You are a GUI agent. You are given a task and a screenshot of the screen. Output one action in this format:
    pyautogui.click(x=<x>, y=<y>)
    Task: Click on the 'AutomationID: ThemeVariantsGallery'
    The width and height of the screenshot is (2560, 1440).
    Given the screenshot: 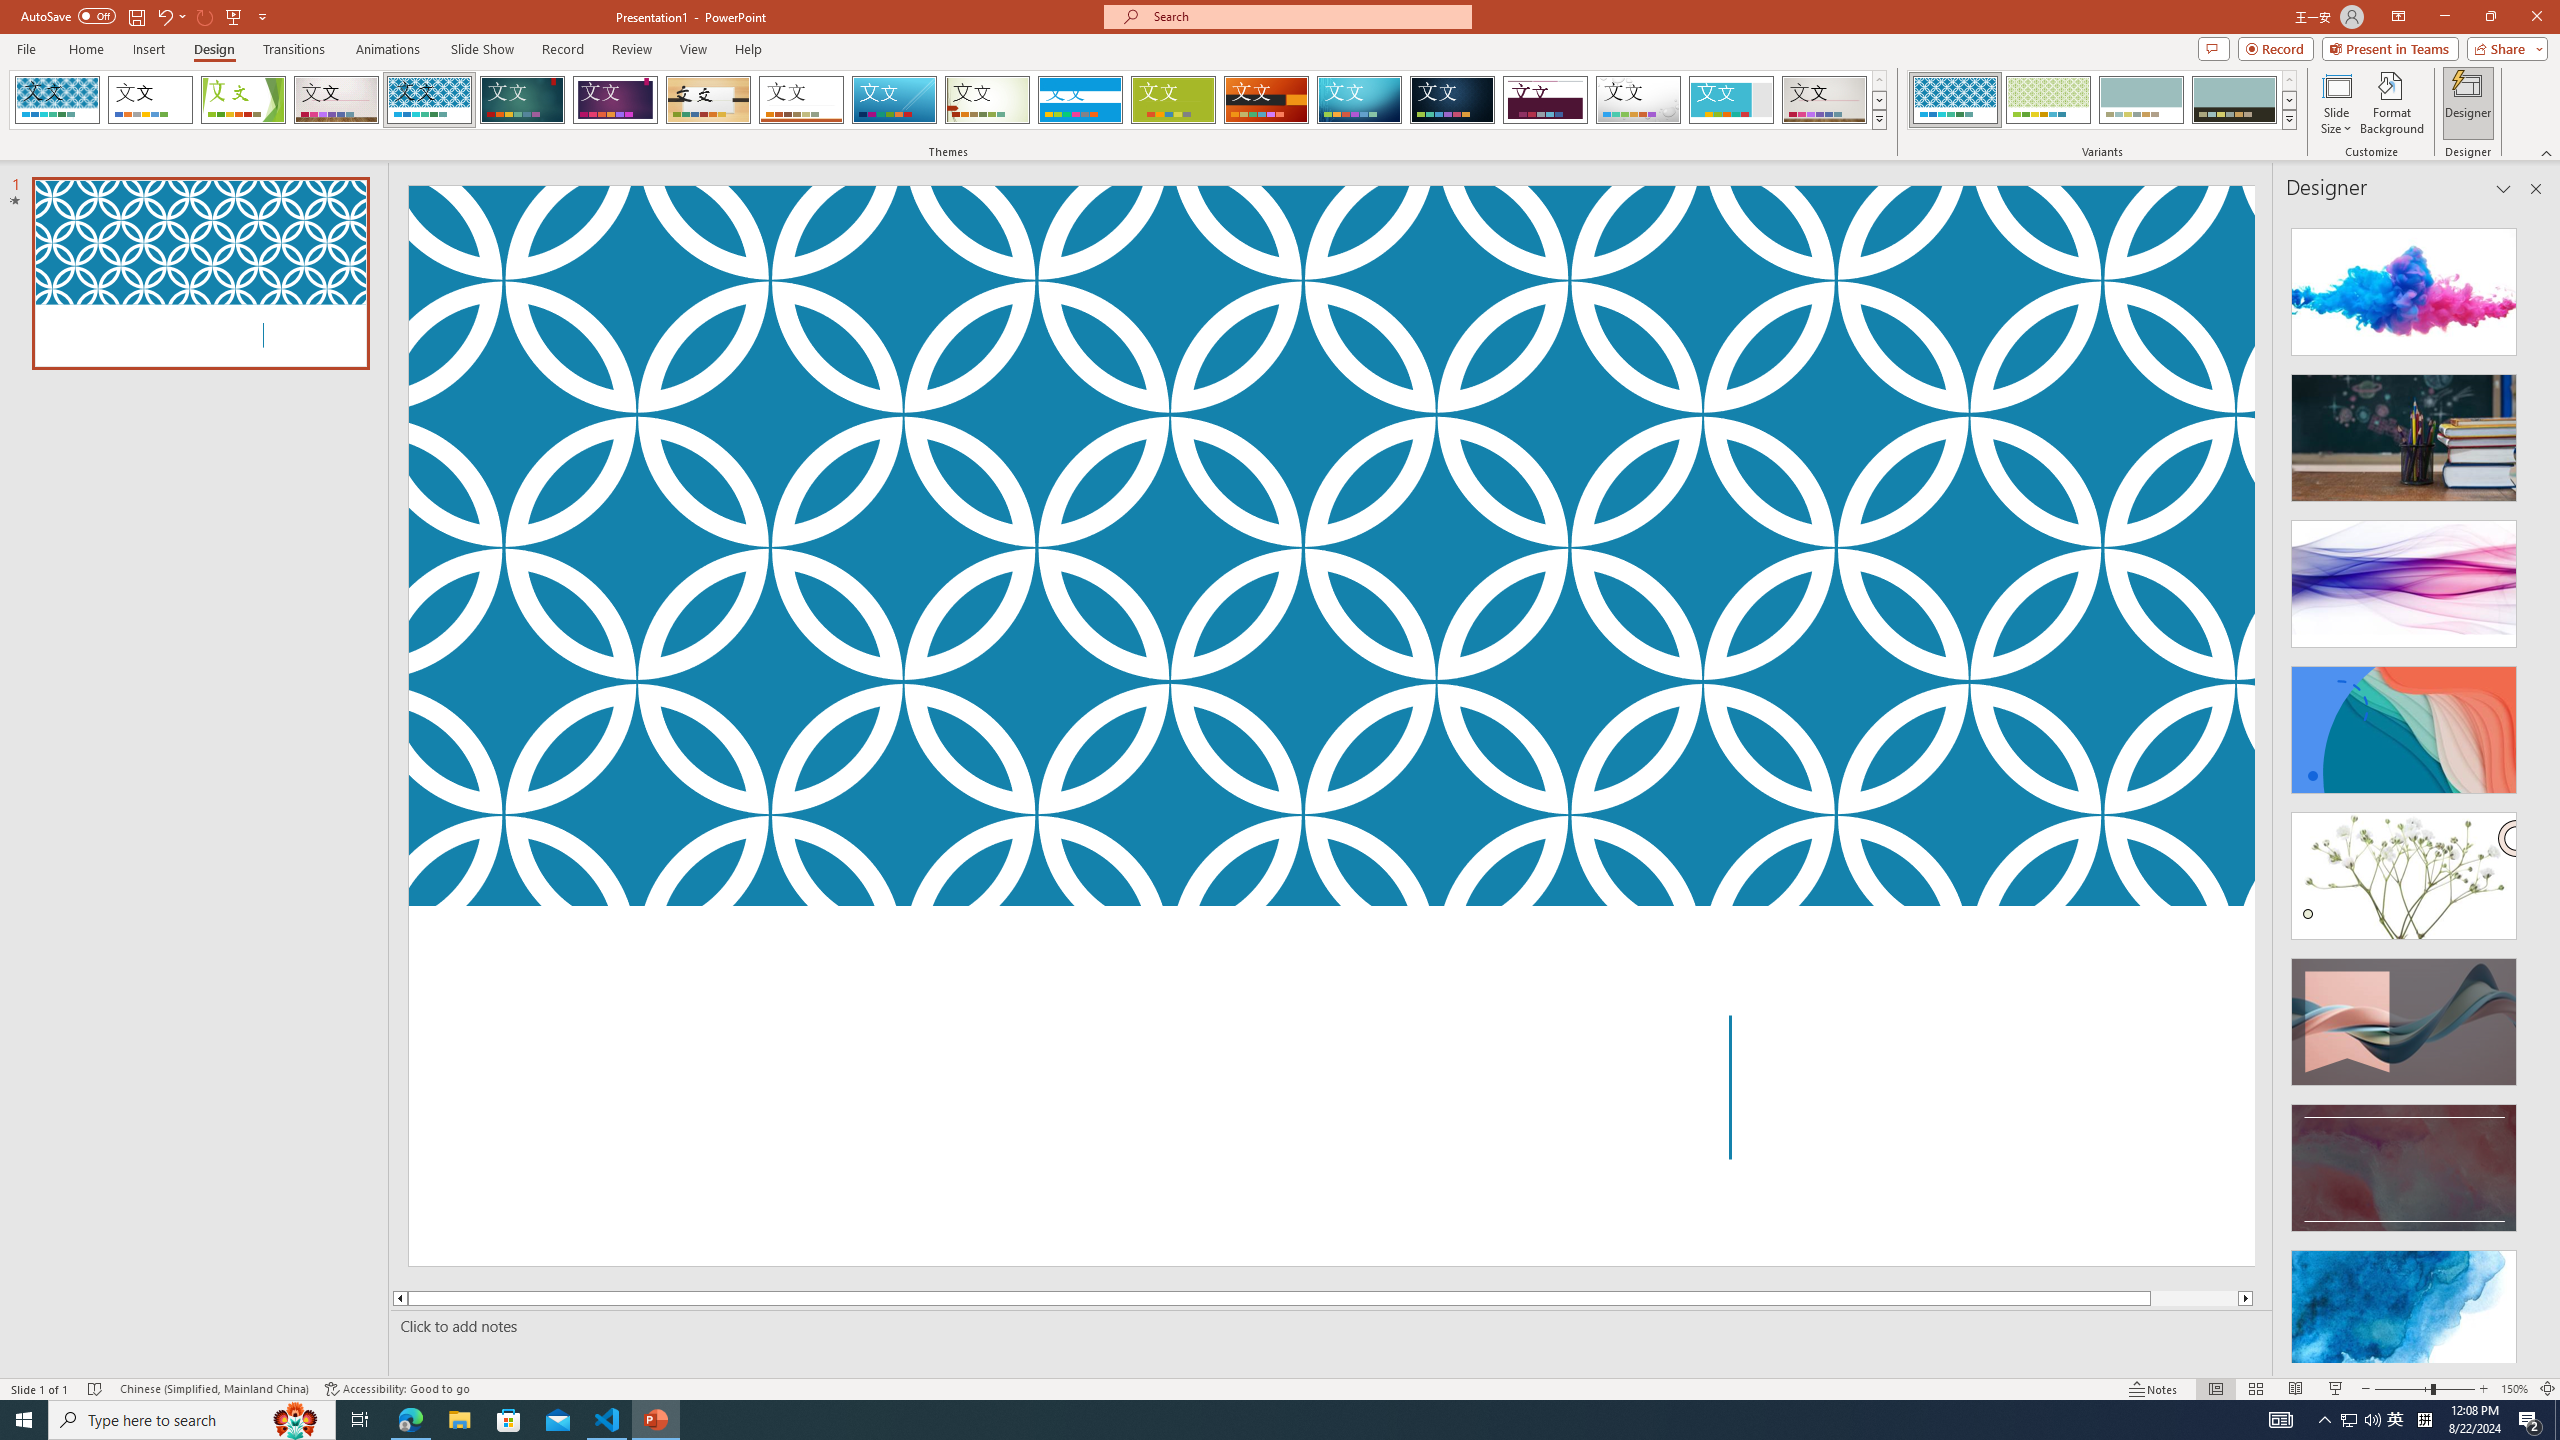 What is the action you would take?
    pyautogui.click(x=2103, y=99)
    